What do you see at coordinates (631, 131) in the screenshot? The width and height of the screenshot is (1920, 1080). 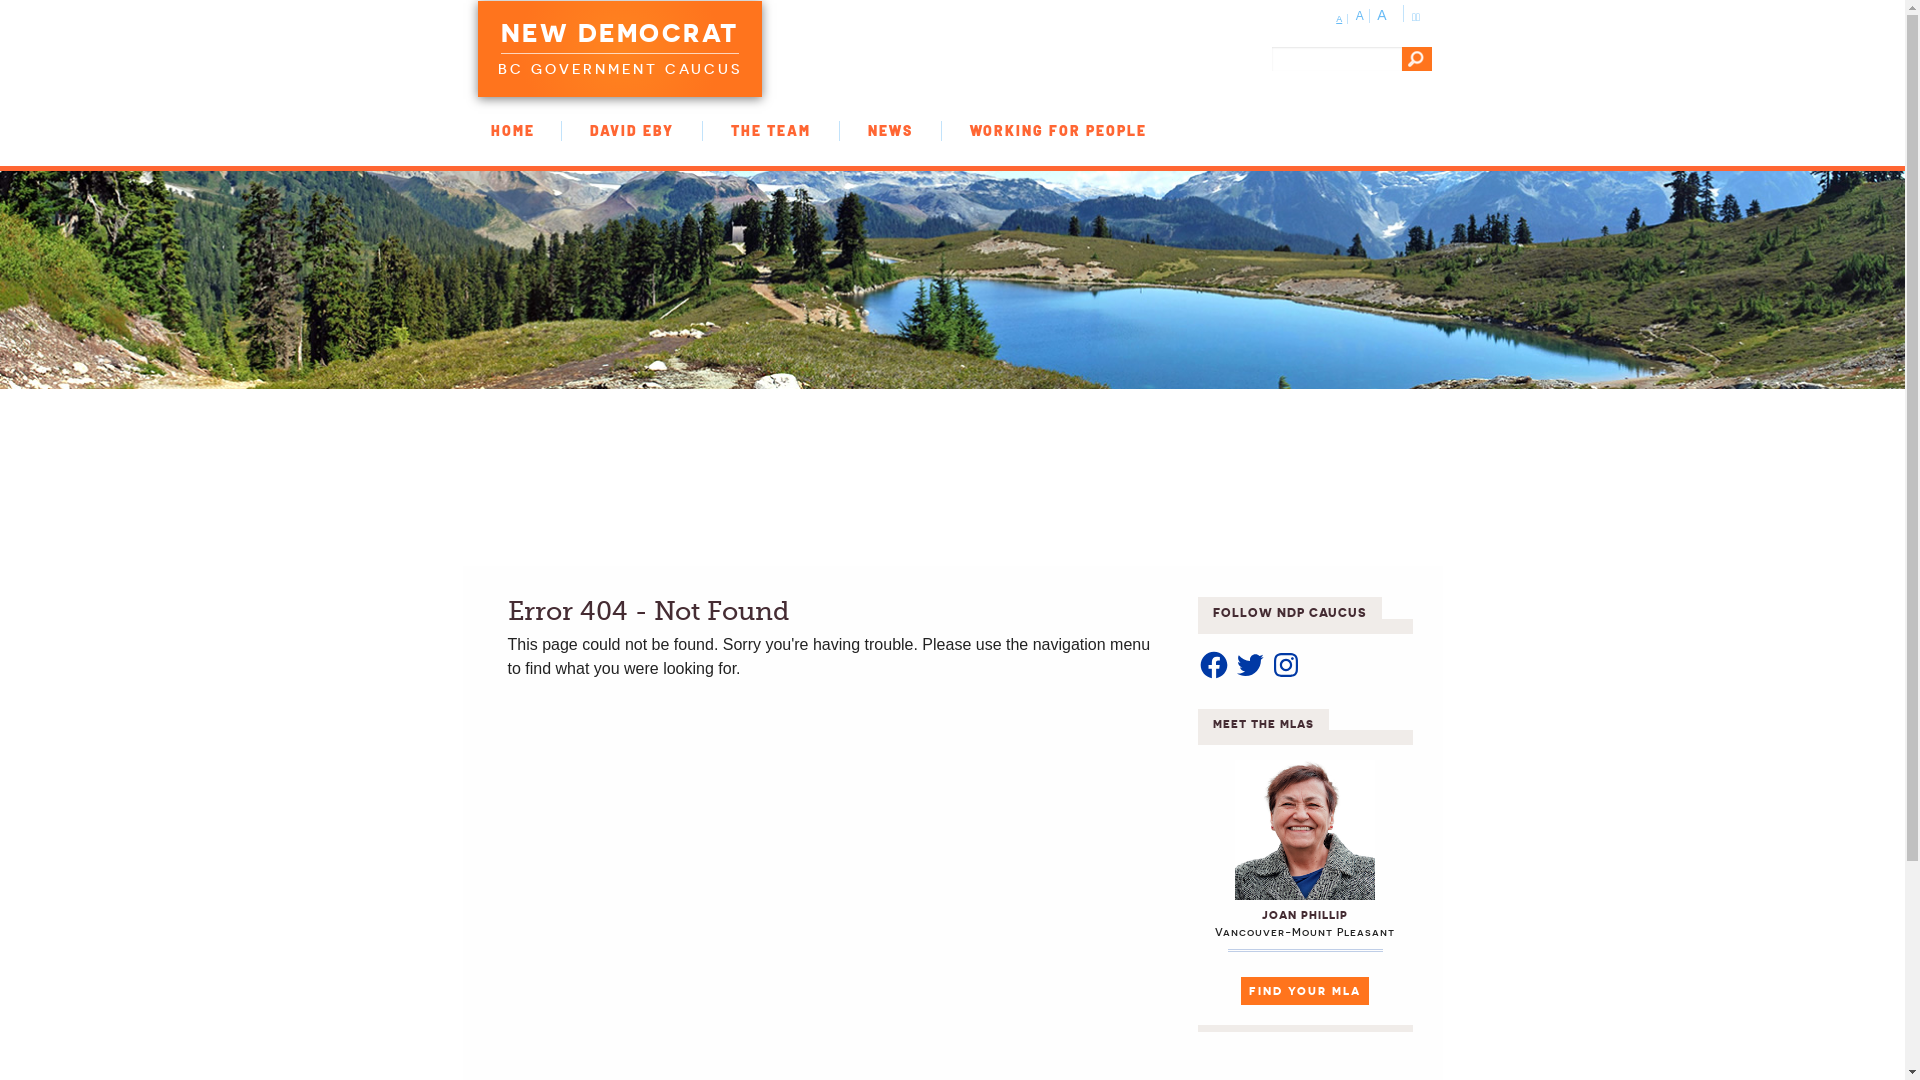 I see `'DAVID EBY'` at bounding box center [631, 131].